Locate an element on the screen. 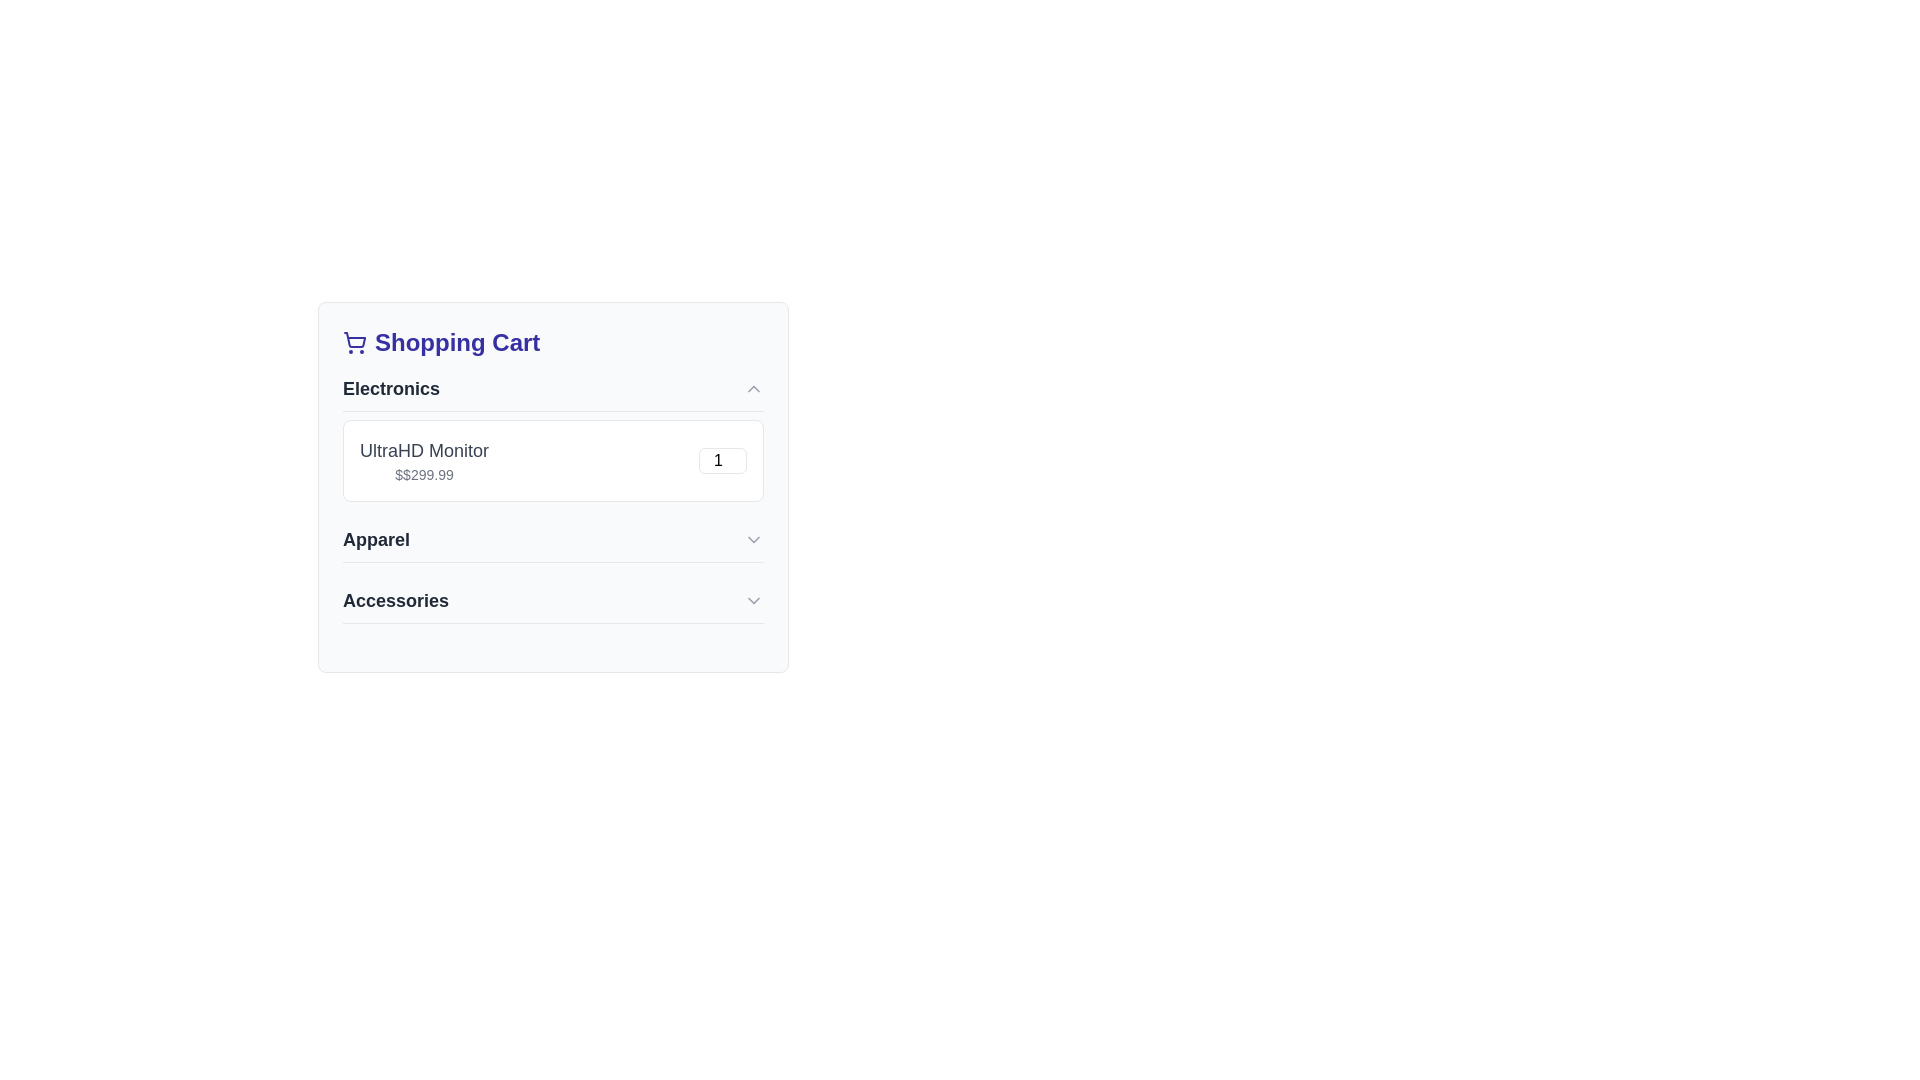 Image resolution: width=1920 pixels, height=1080 pixels. the shopping cart icon located near the top-left corner of the 'Shopping Cart' section, which serves as a visual cue for related actions is located at coordinates (355, 342).